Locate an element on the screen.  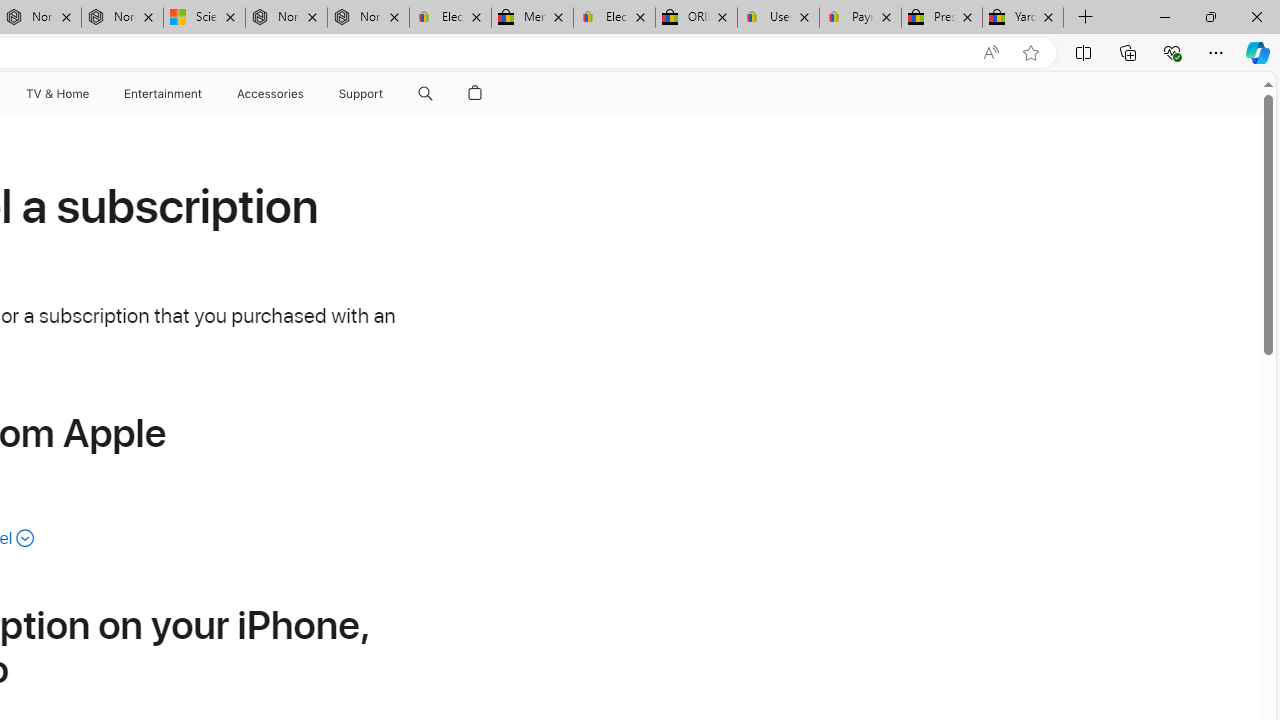
'Yard, Garden & Outdoor Living' is located at coordinates (1023, 17).